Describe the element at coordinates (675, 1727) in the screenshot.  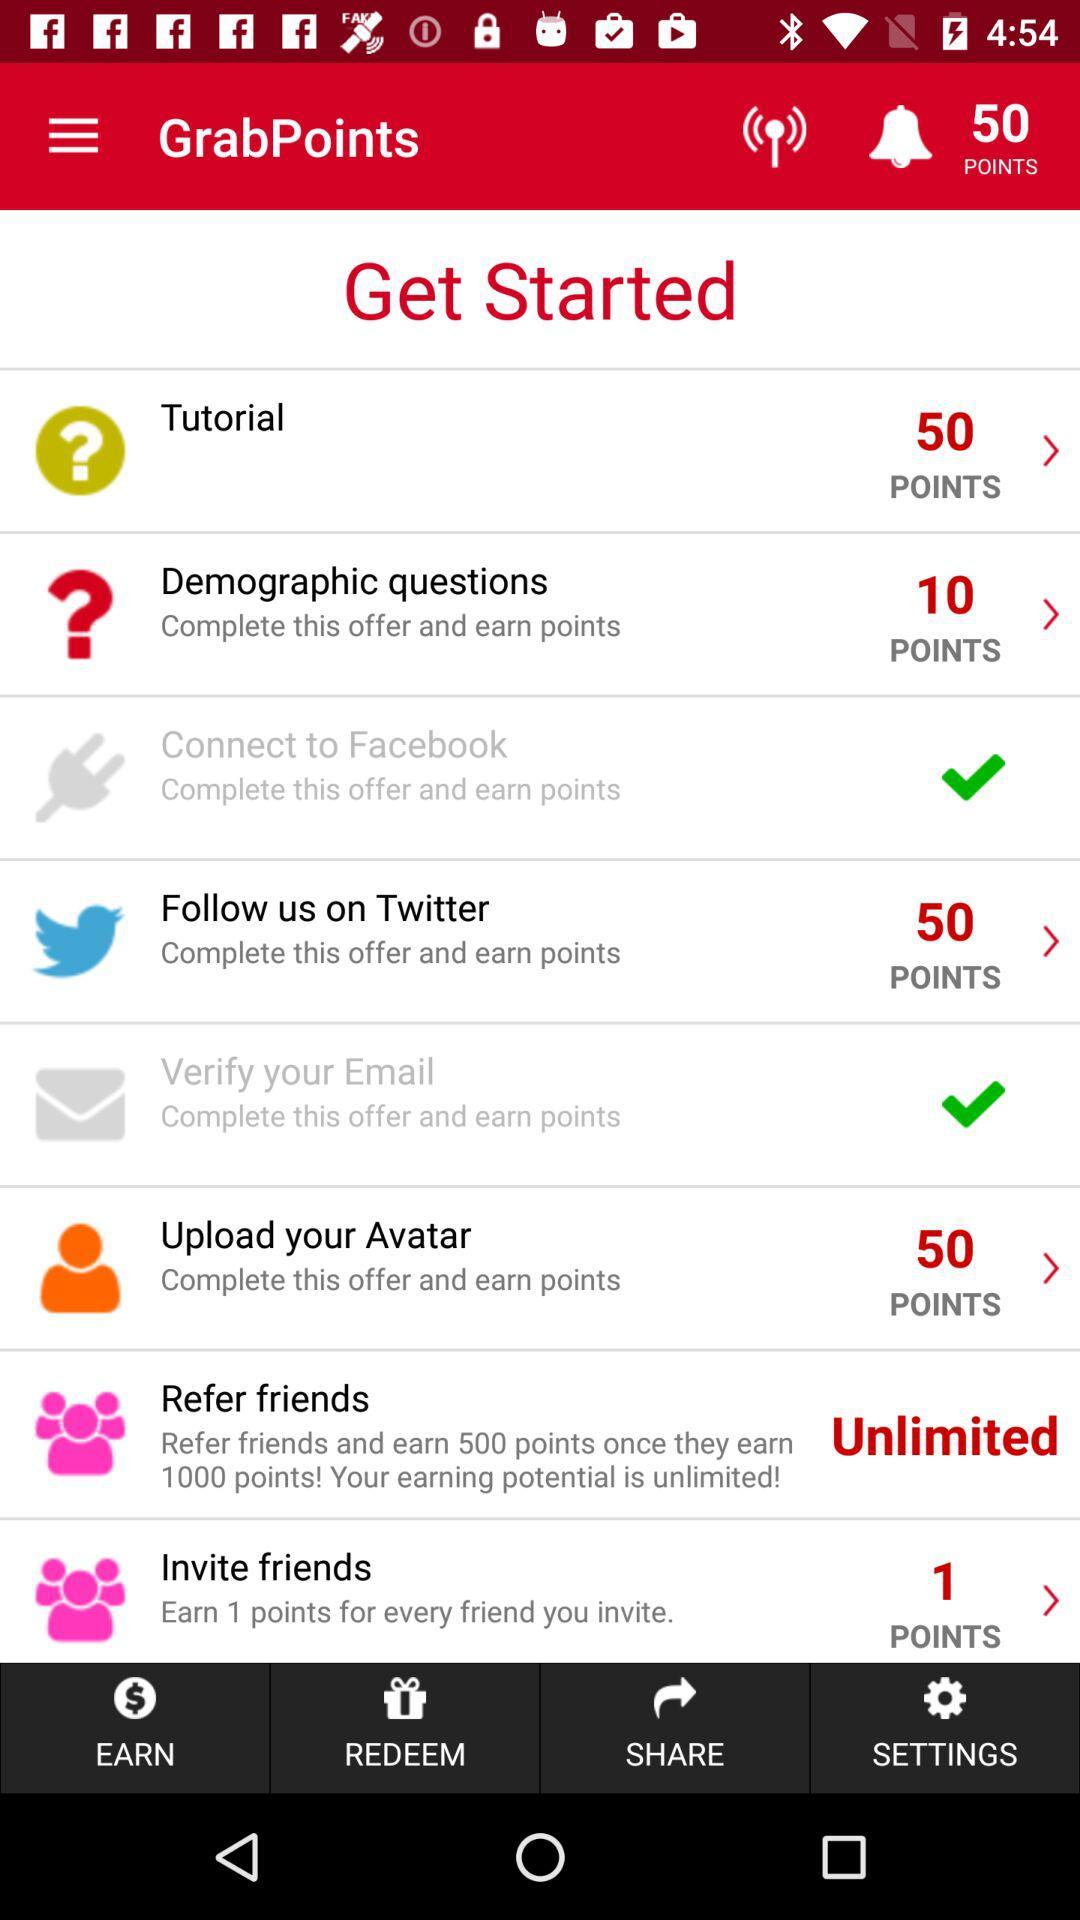
I see `icon to the left of the settings item` at that location.